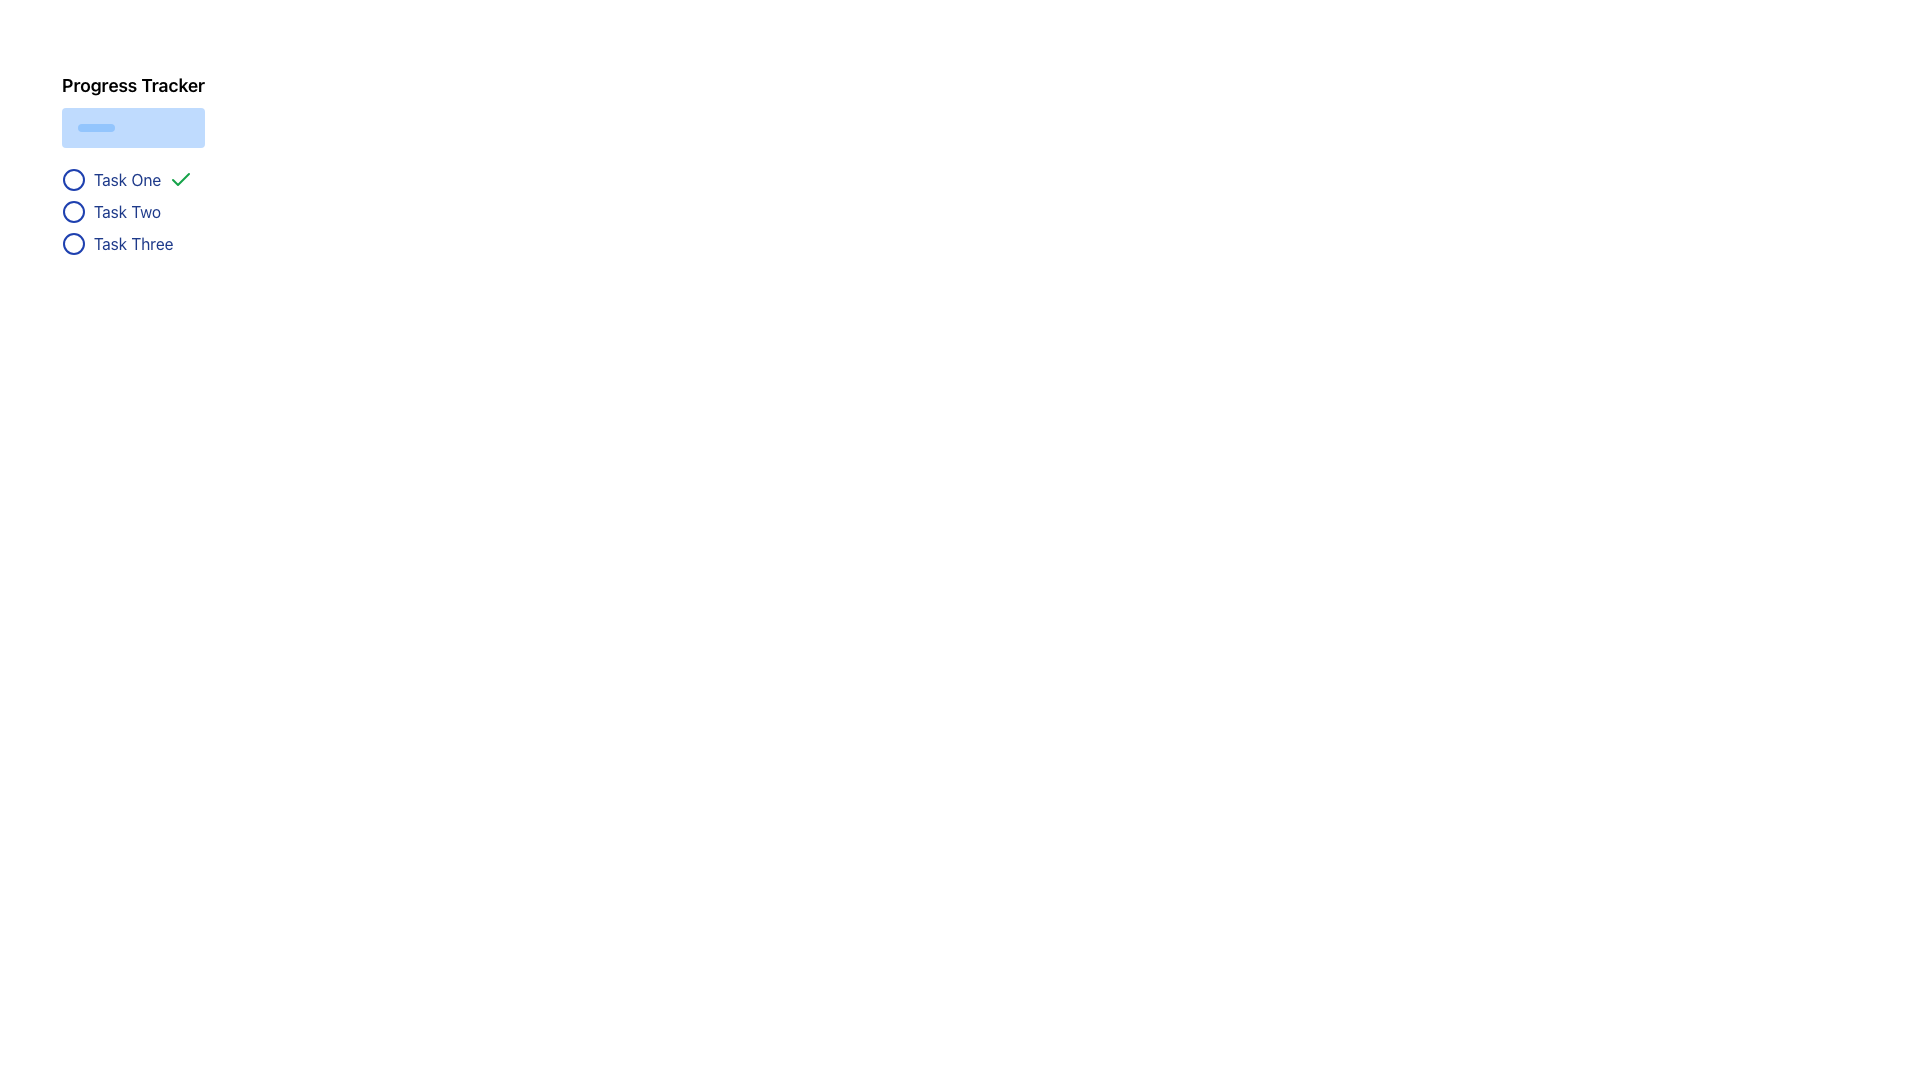  Describe the element at coordinates (126, 180) in the screenshot. I see `text label displaying 'Task One', which is positioned between a circular blue icon on the left and a green checkmark on the right, under the title 'Progress Tracker'` at that location.